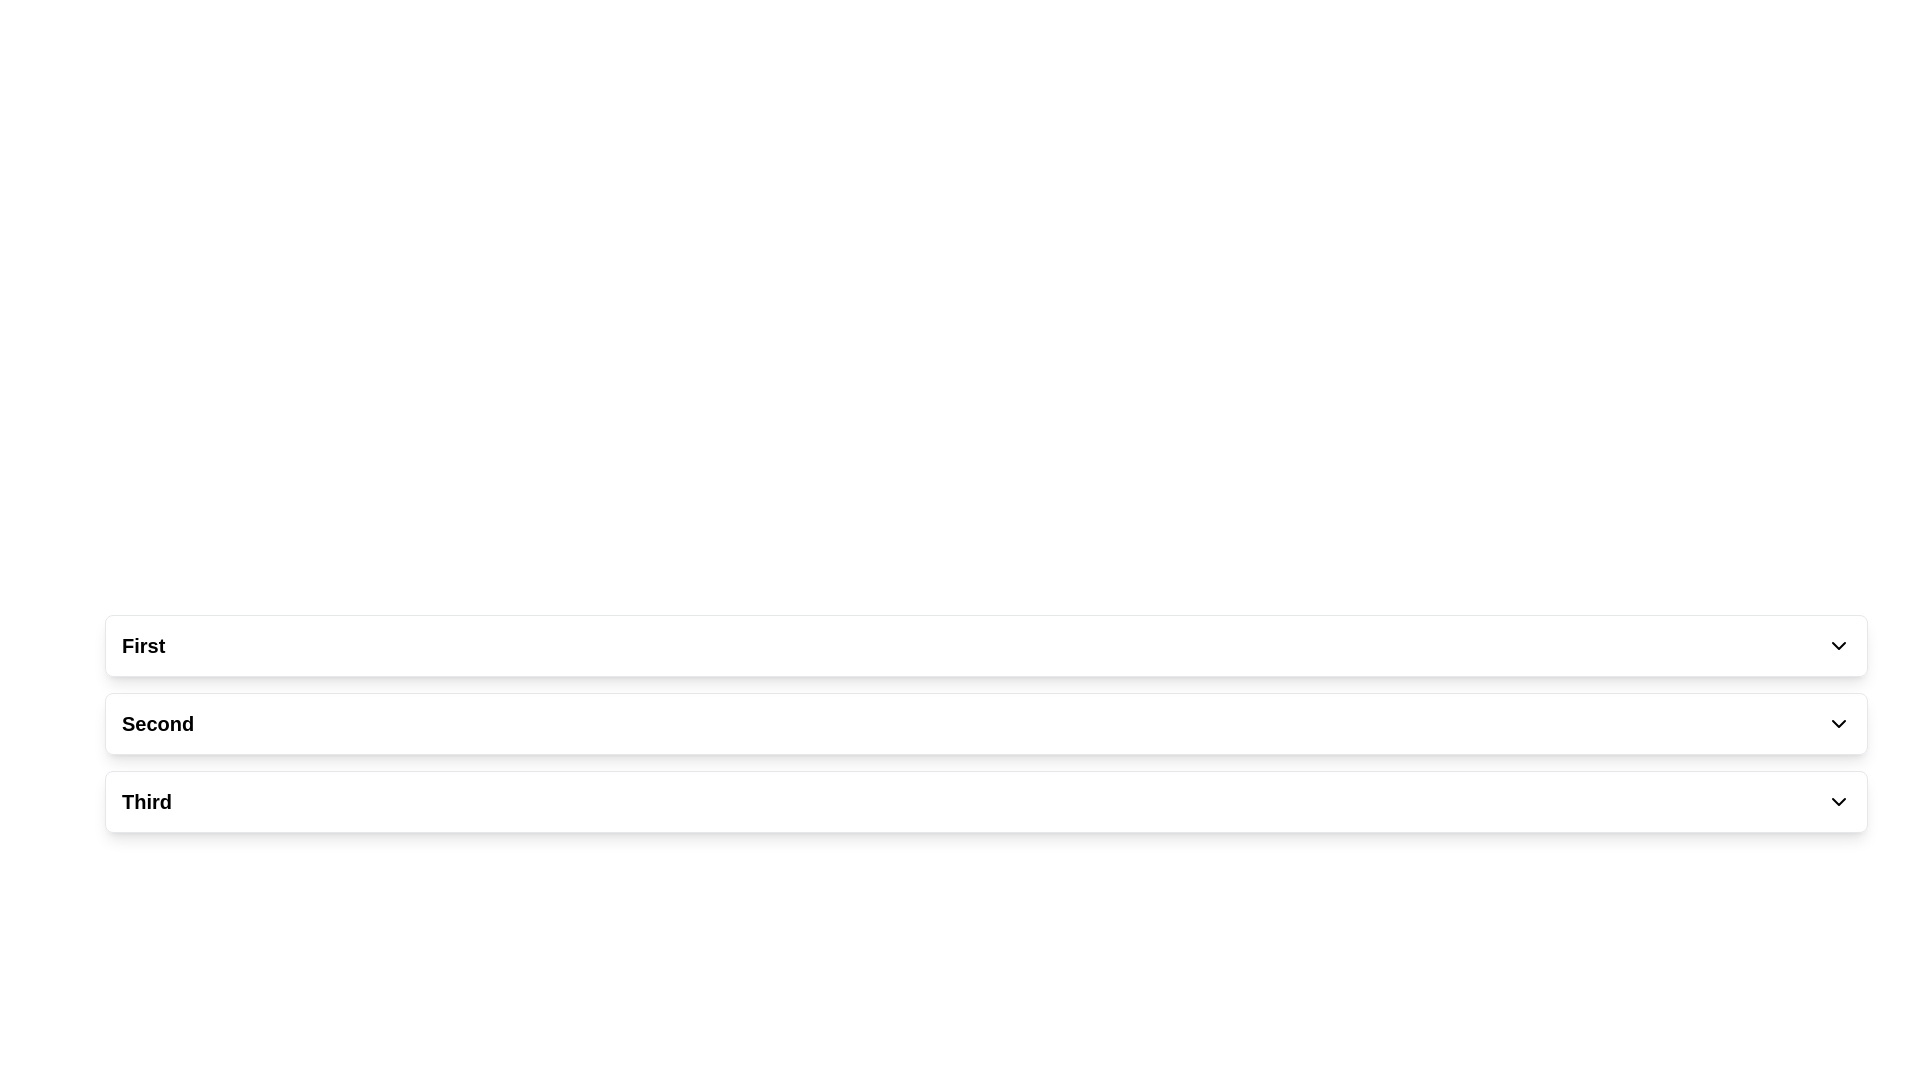 The image size is (1920, 1080). Describe the element at coordinates (157, 724) in the screenshot. I see `the main label or title of the second row, which is positioned between the elements labeled 'First' above and 'Third' below` at that location.